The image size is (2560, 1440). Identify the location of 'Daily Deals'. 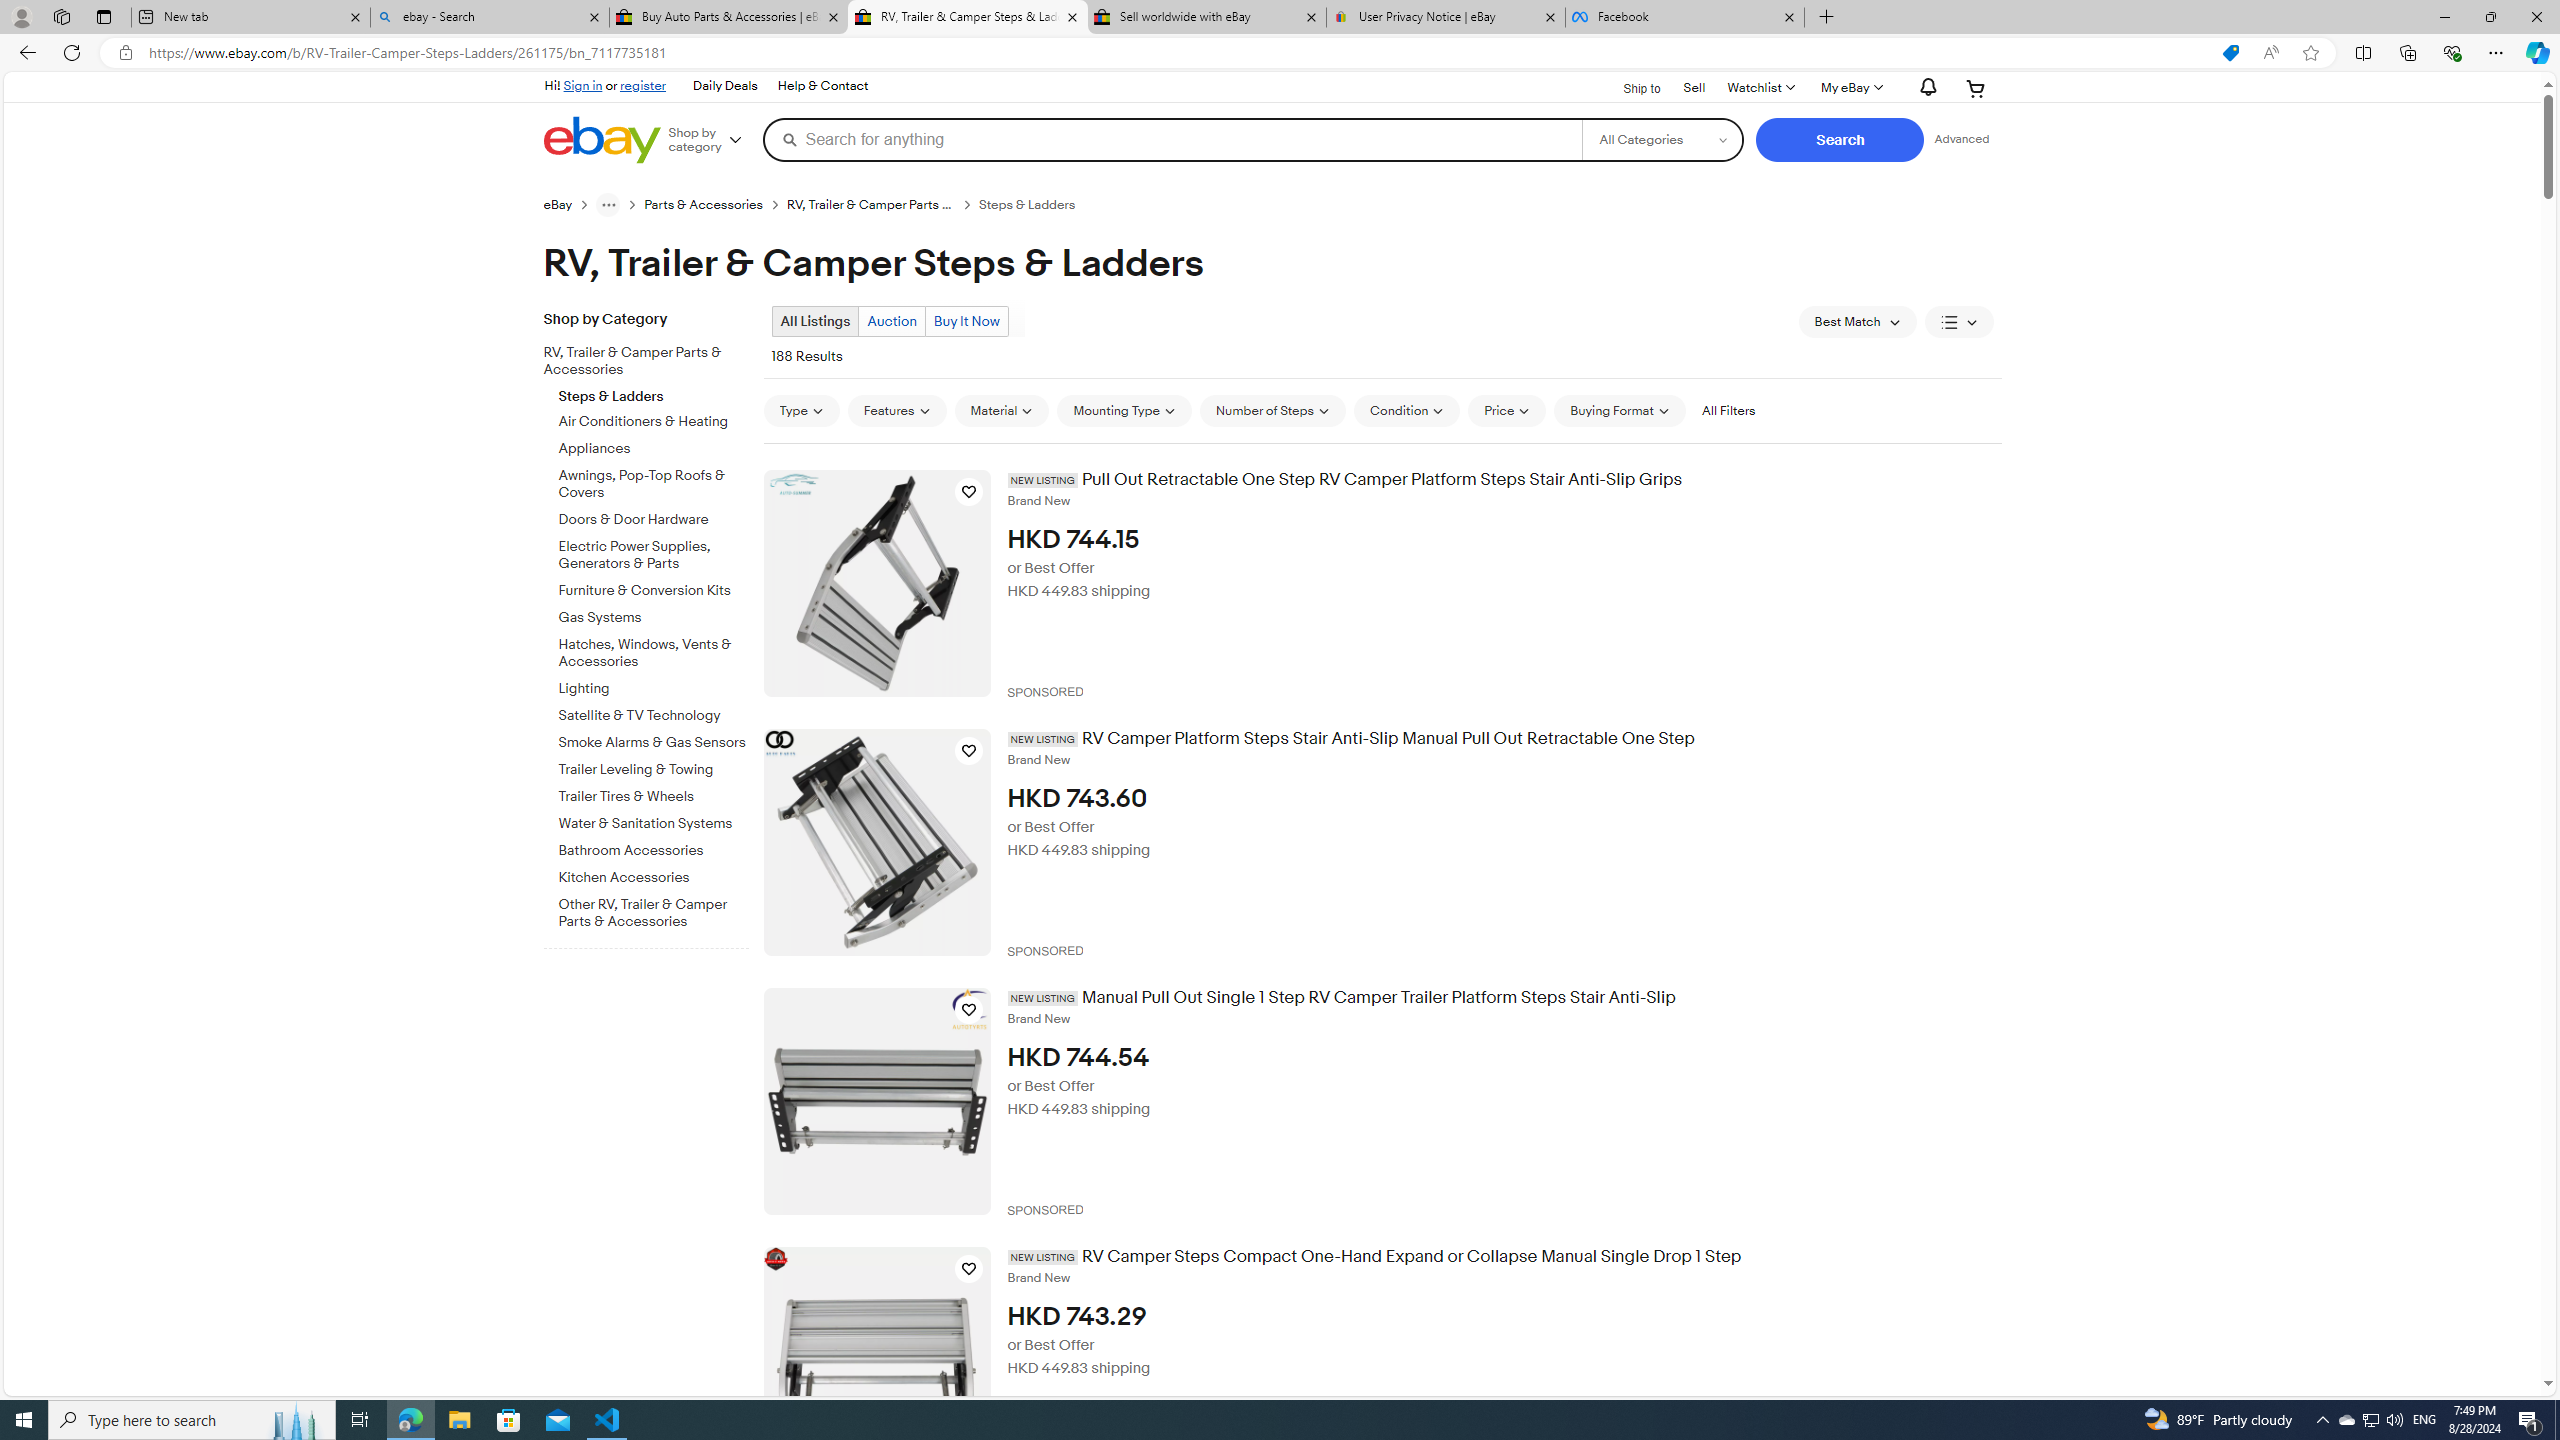
(725, 87).